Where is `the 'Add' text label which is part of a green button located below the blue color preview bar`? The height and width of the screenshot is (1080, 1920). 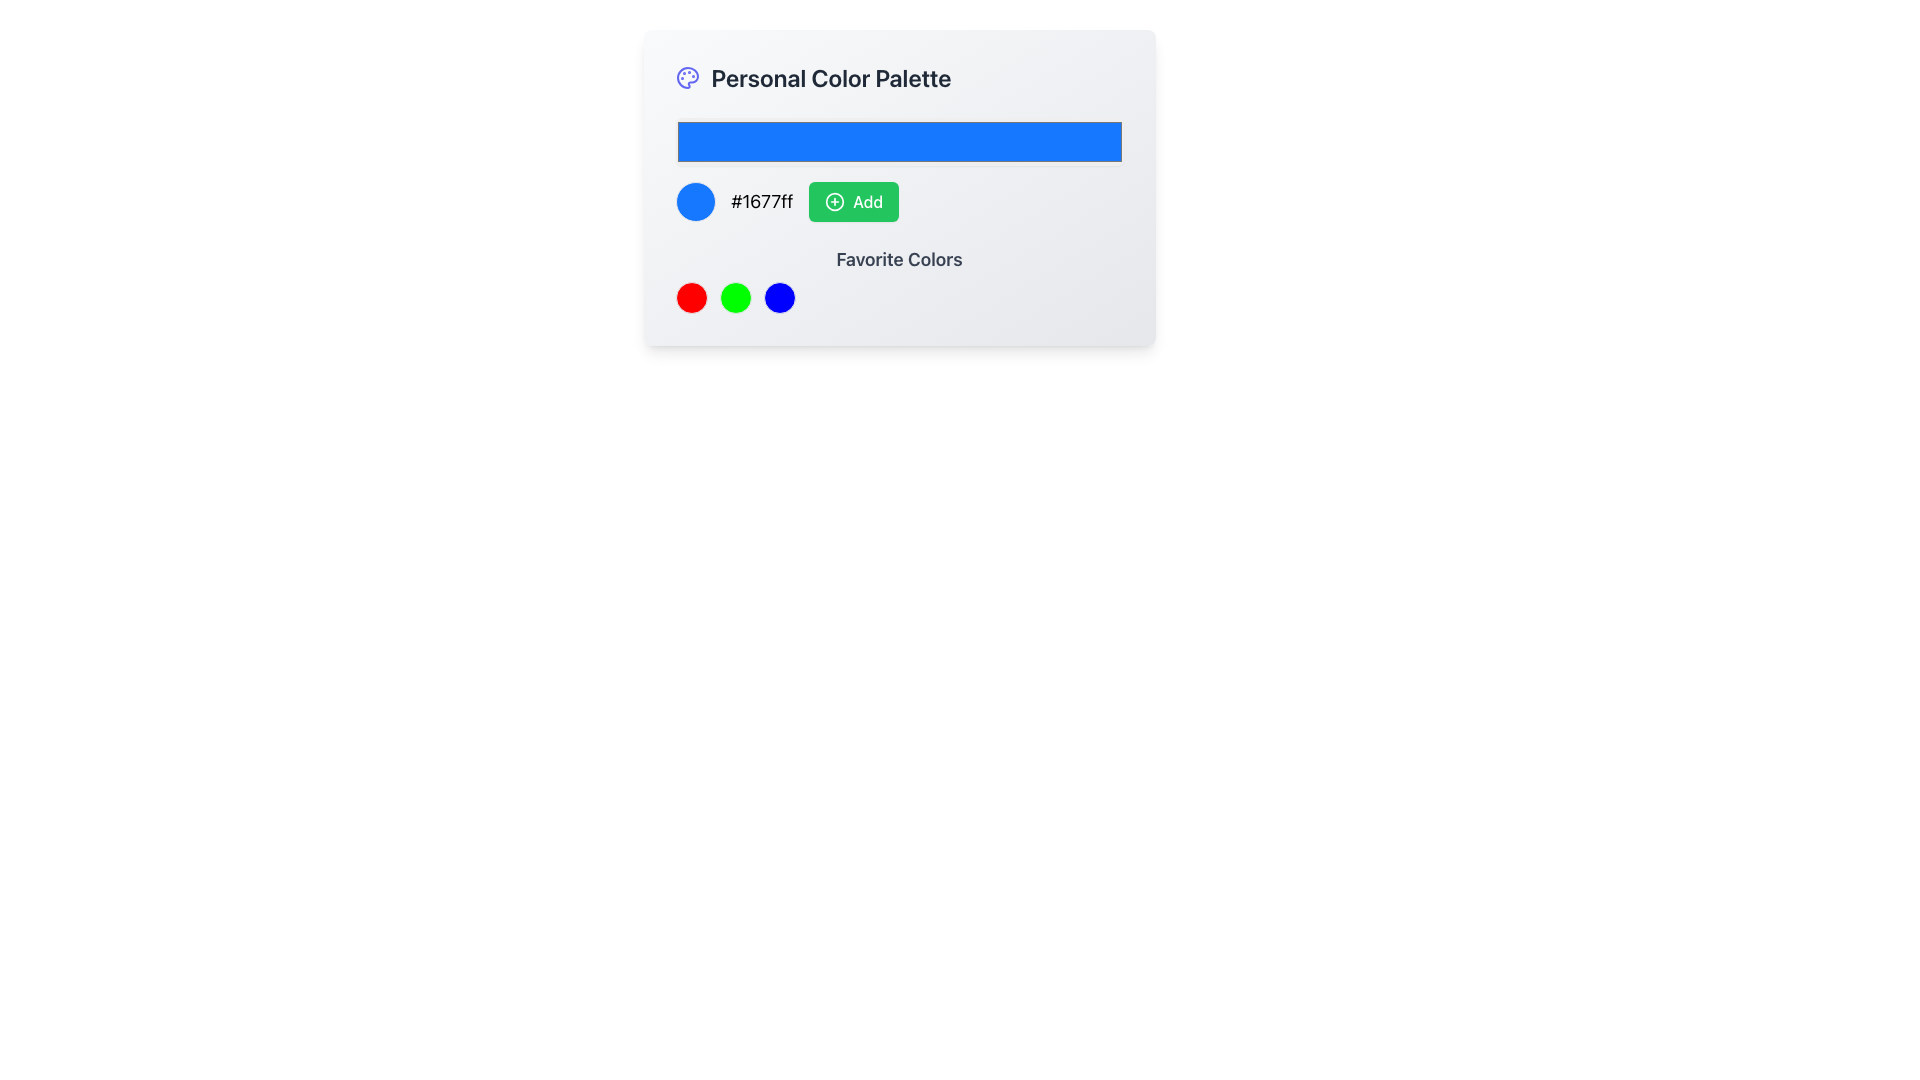
the 'Add' text label which is part of a green button located below the blue color preview bar is located at coordinates (868, 201).